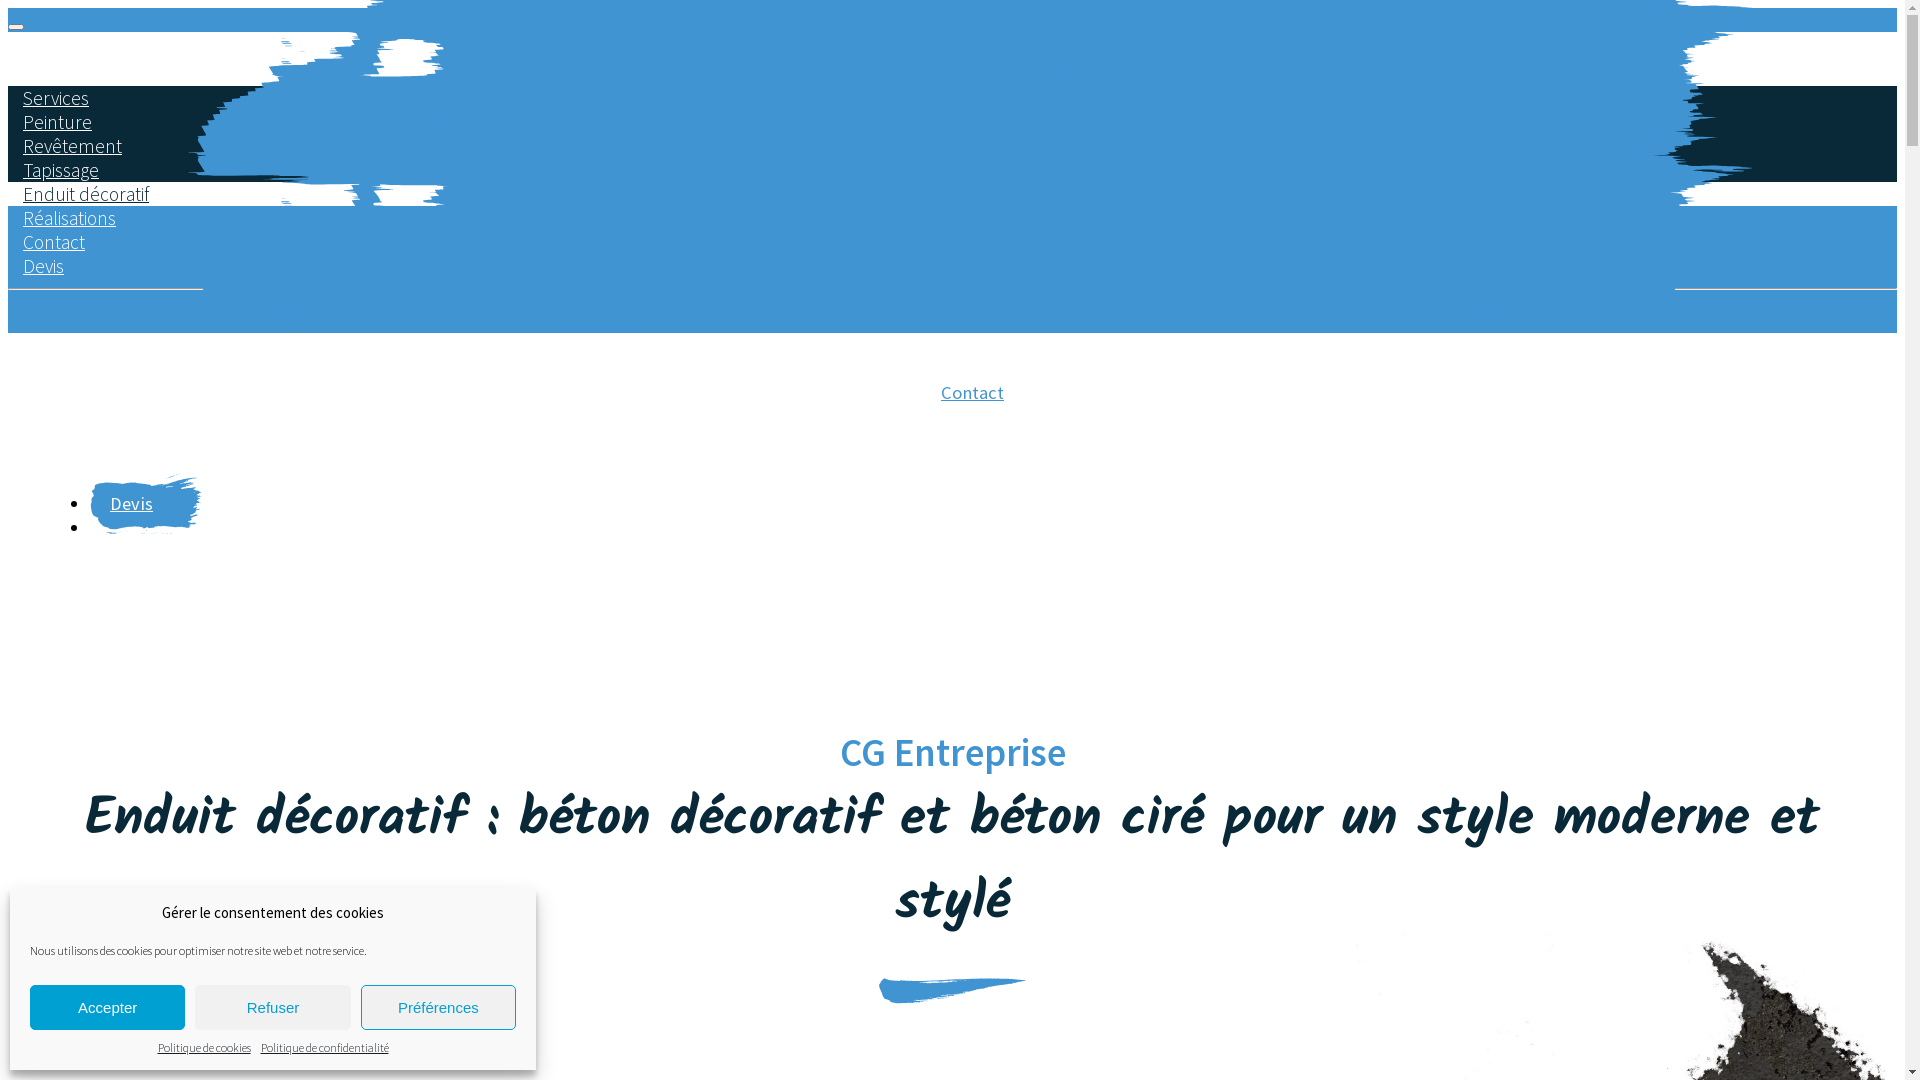 The image size is (1920, 1080). Describe the element at coordinates (106, 1007) in the screenshot. I see `'Accepter'` at that location.